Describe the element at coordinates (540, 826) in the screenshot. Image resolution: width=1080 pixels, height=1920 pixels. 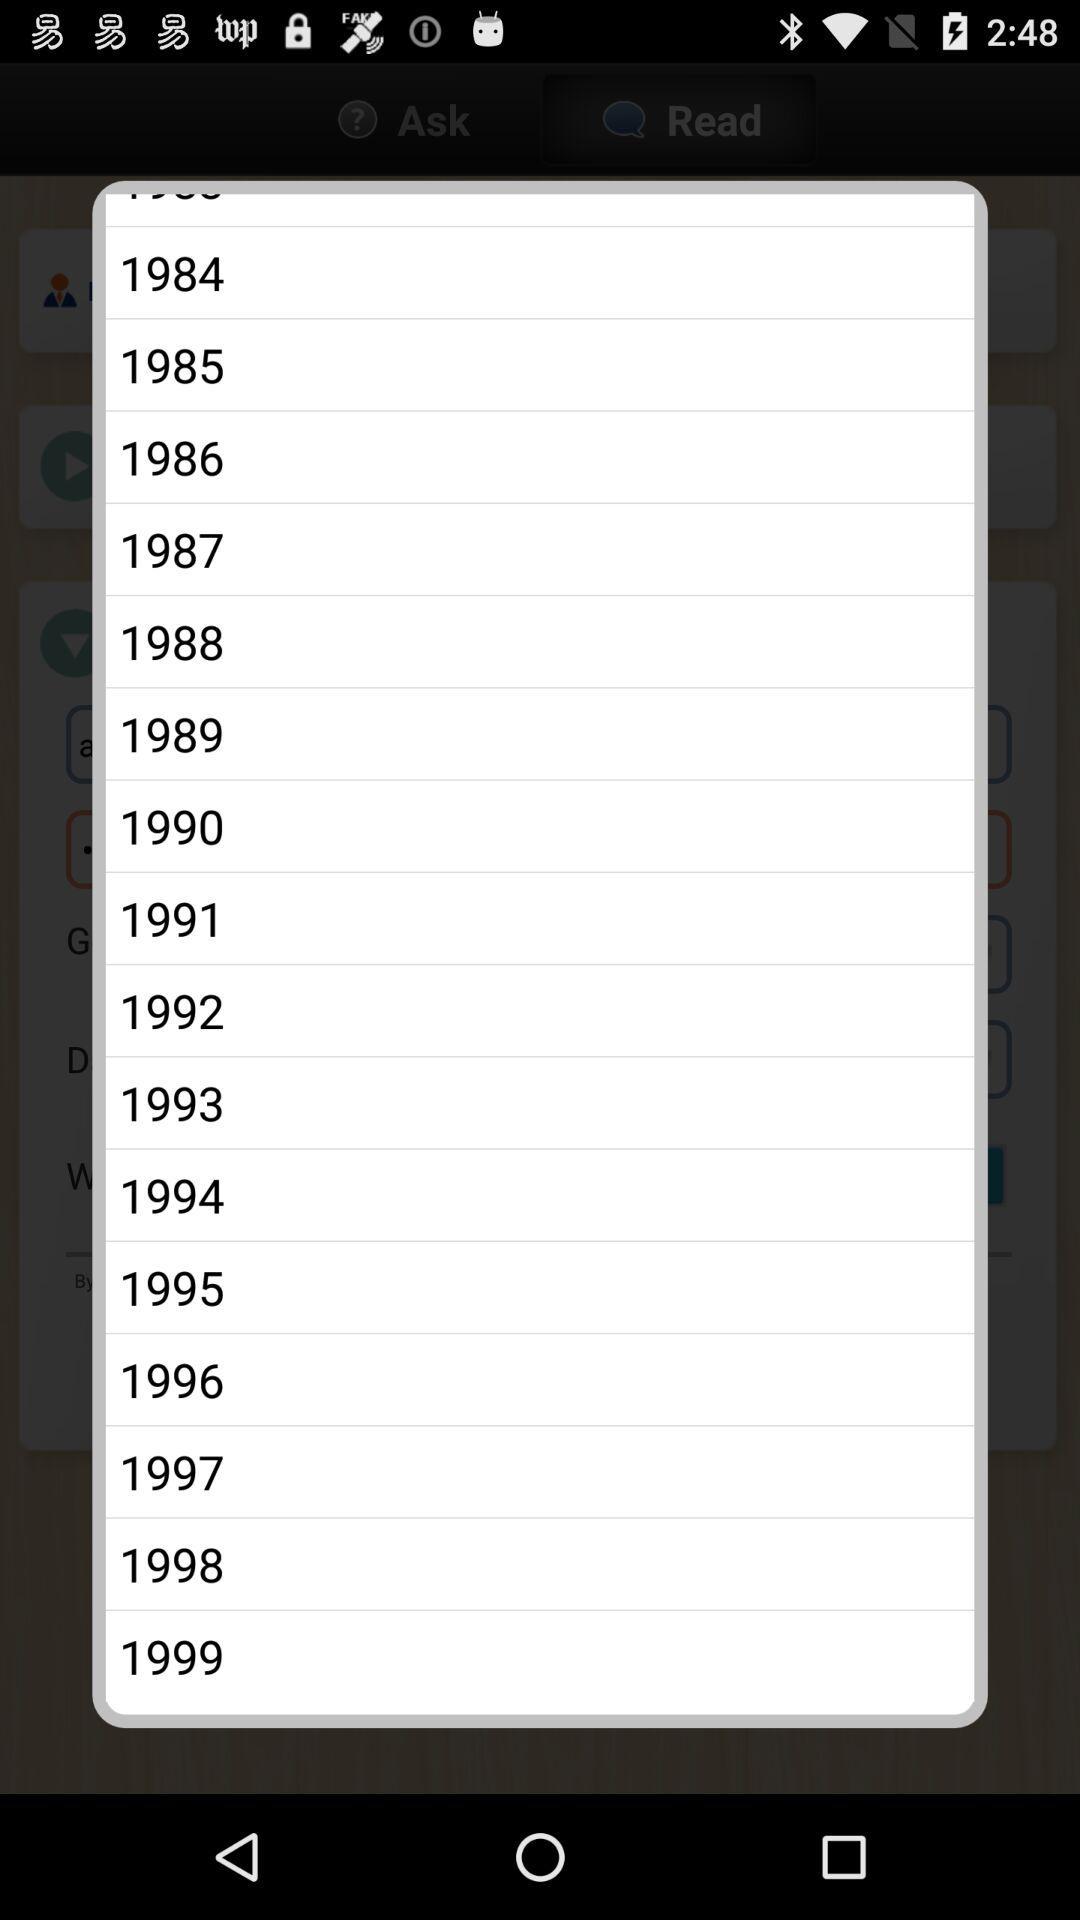
I see `the app above 1991 icon` at that location.